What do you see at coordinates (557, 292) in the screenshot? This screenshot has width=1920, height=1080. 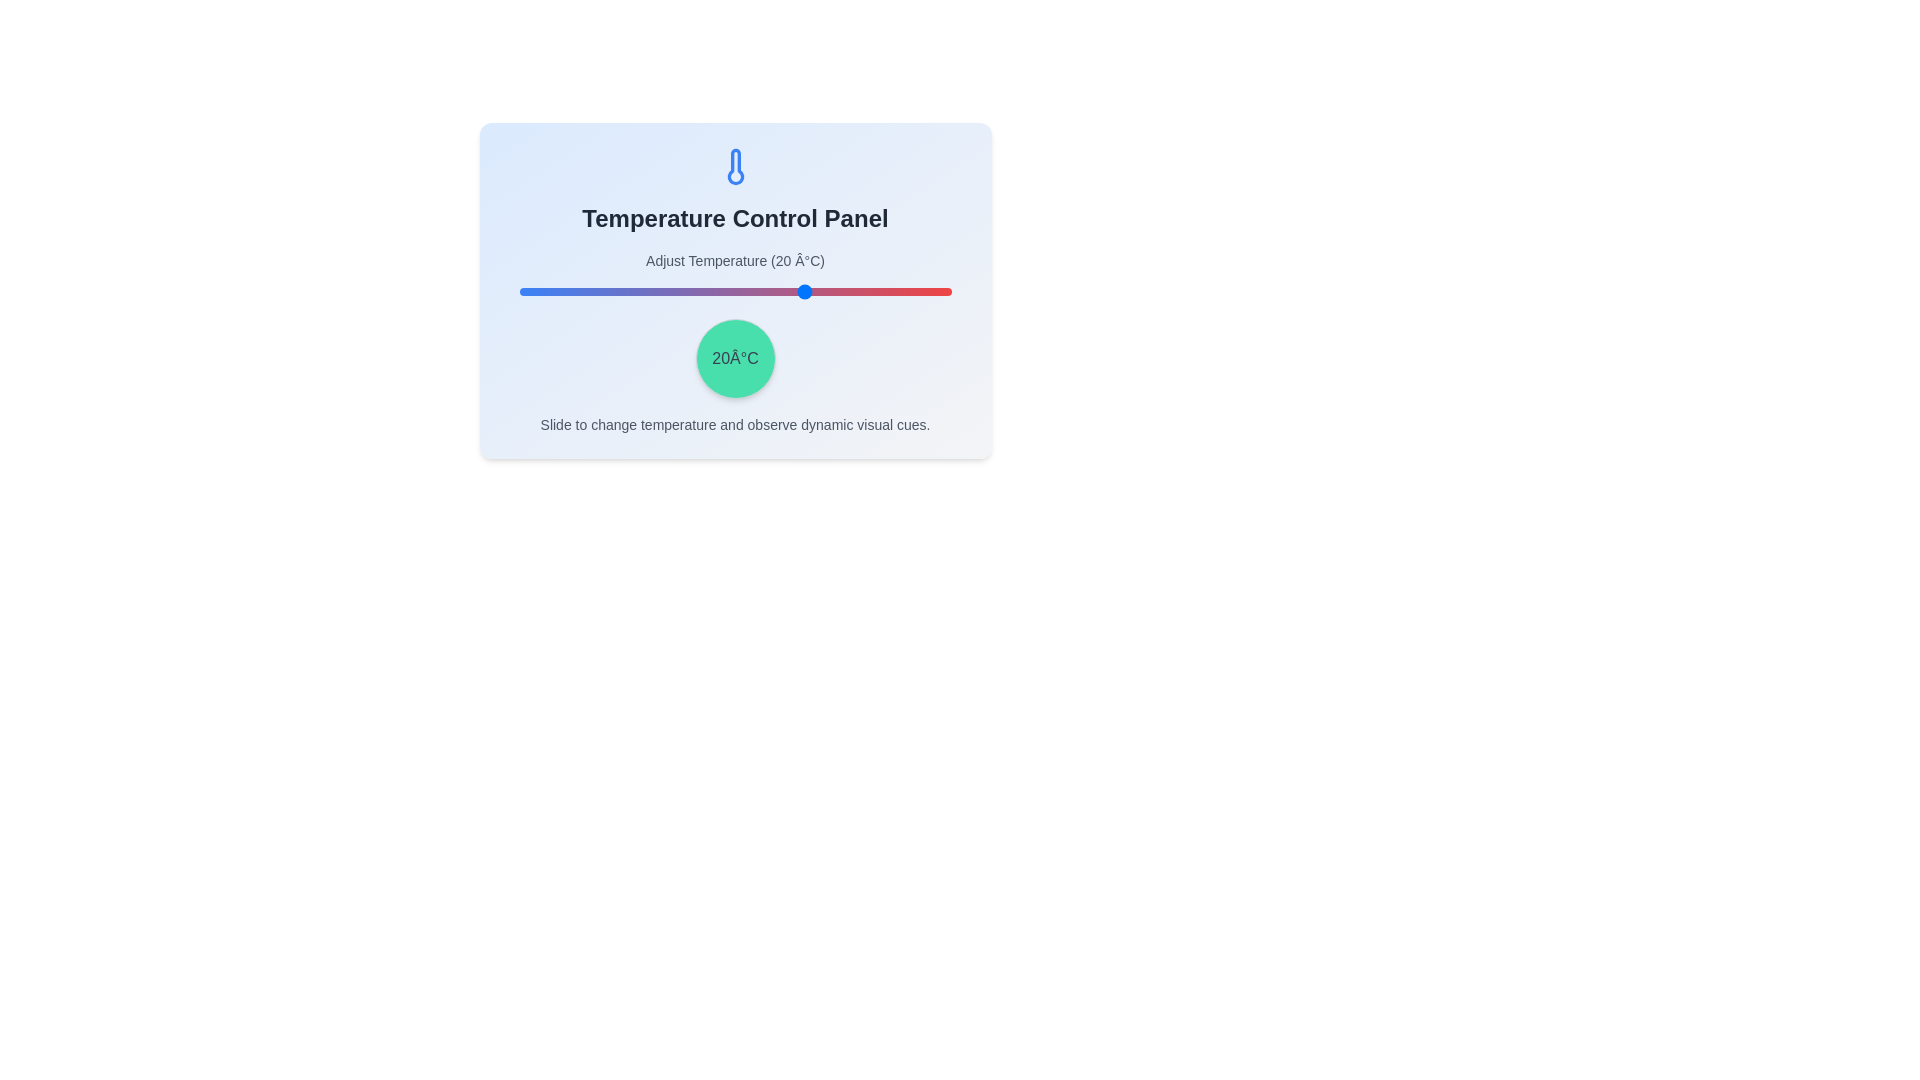 I see `the temperature to -32°C using the slider` at bounding box center [557, 292].